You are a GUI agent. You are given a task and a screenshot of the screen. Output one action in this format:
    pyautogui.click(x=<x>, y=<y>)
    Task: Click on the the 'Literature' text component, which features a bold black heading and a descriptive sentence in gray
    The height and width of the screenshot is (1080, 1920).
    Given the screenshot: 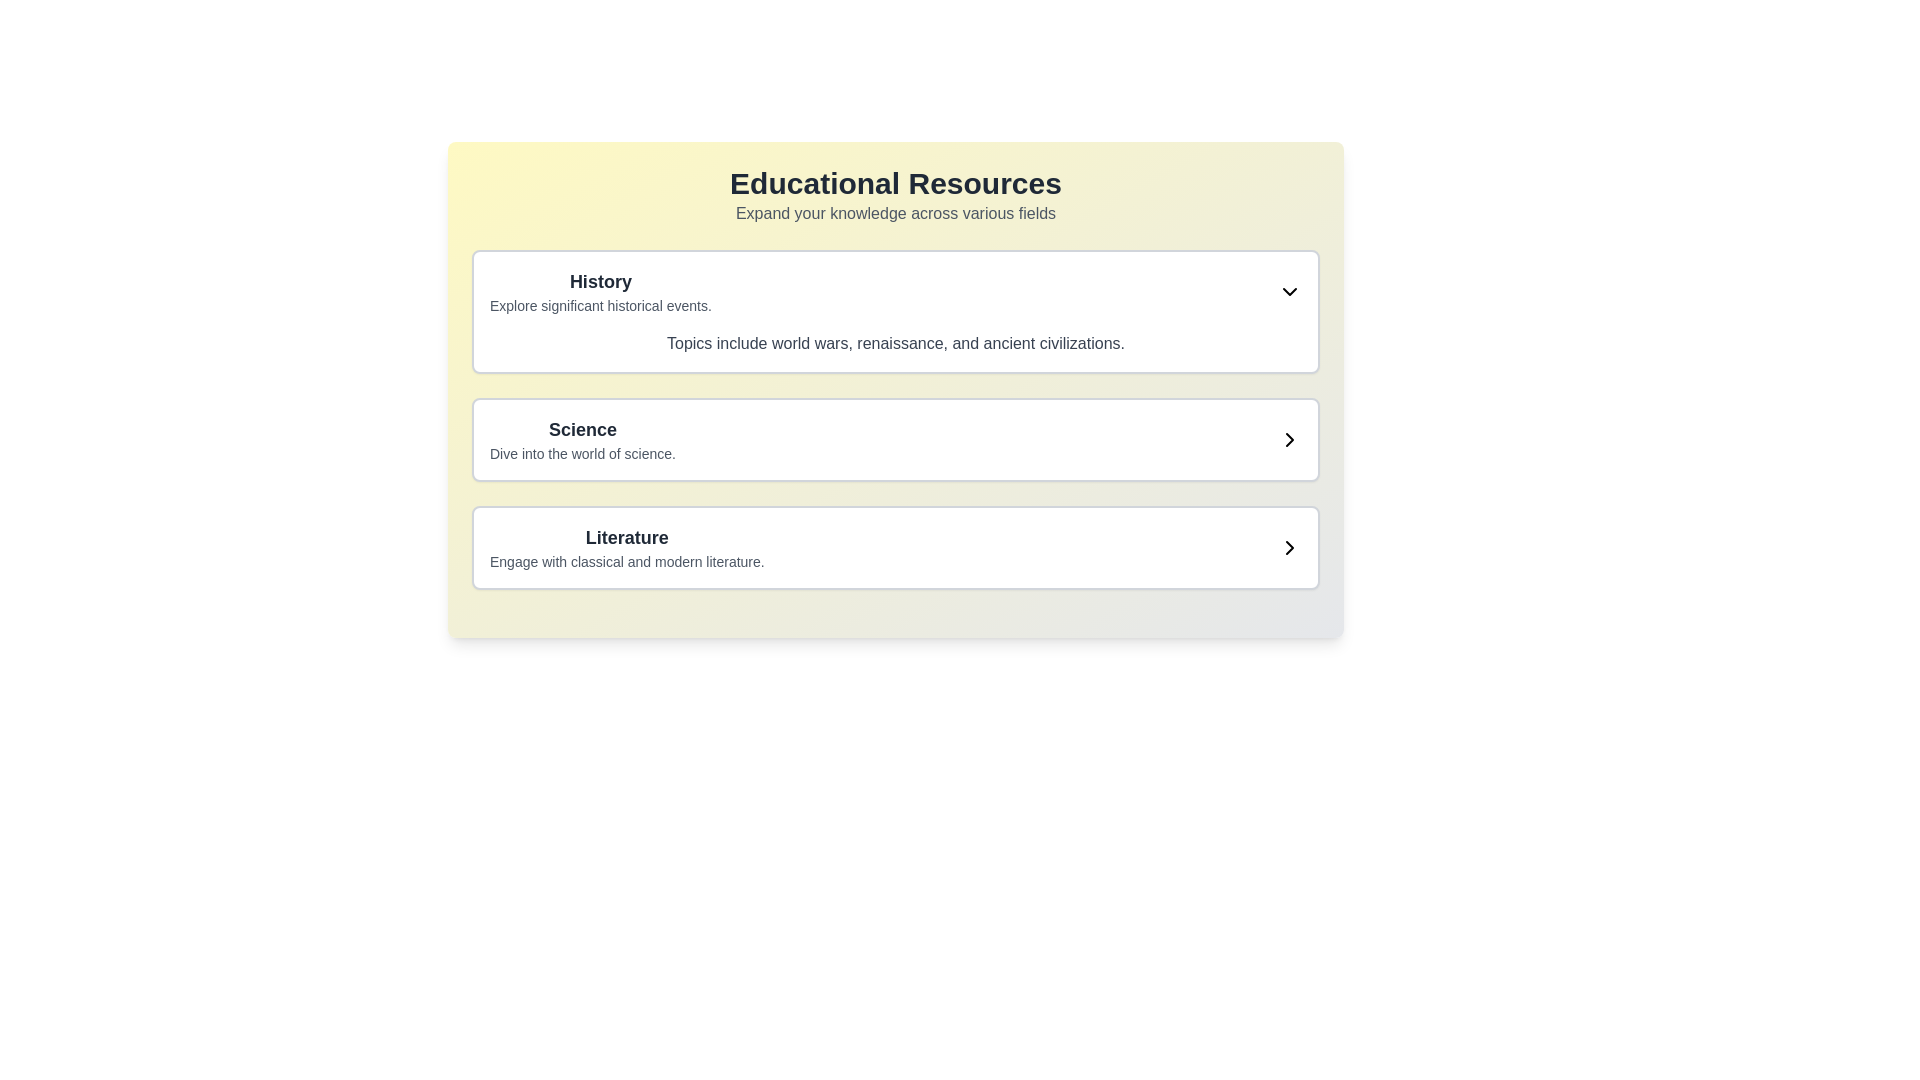 What is the action you would take?
    pyautogui.click(x=626, y=547)
    